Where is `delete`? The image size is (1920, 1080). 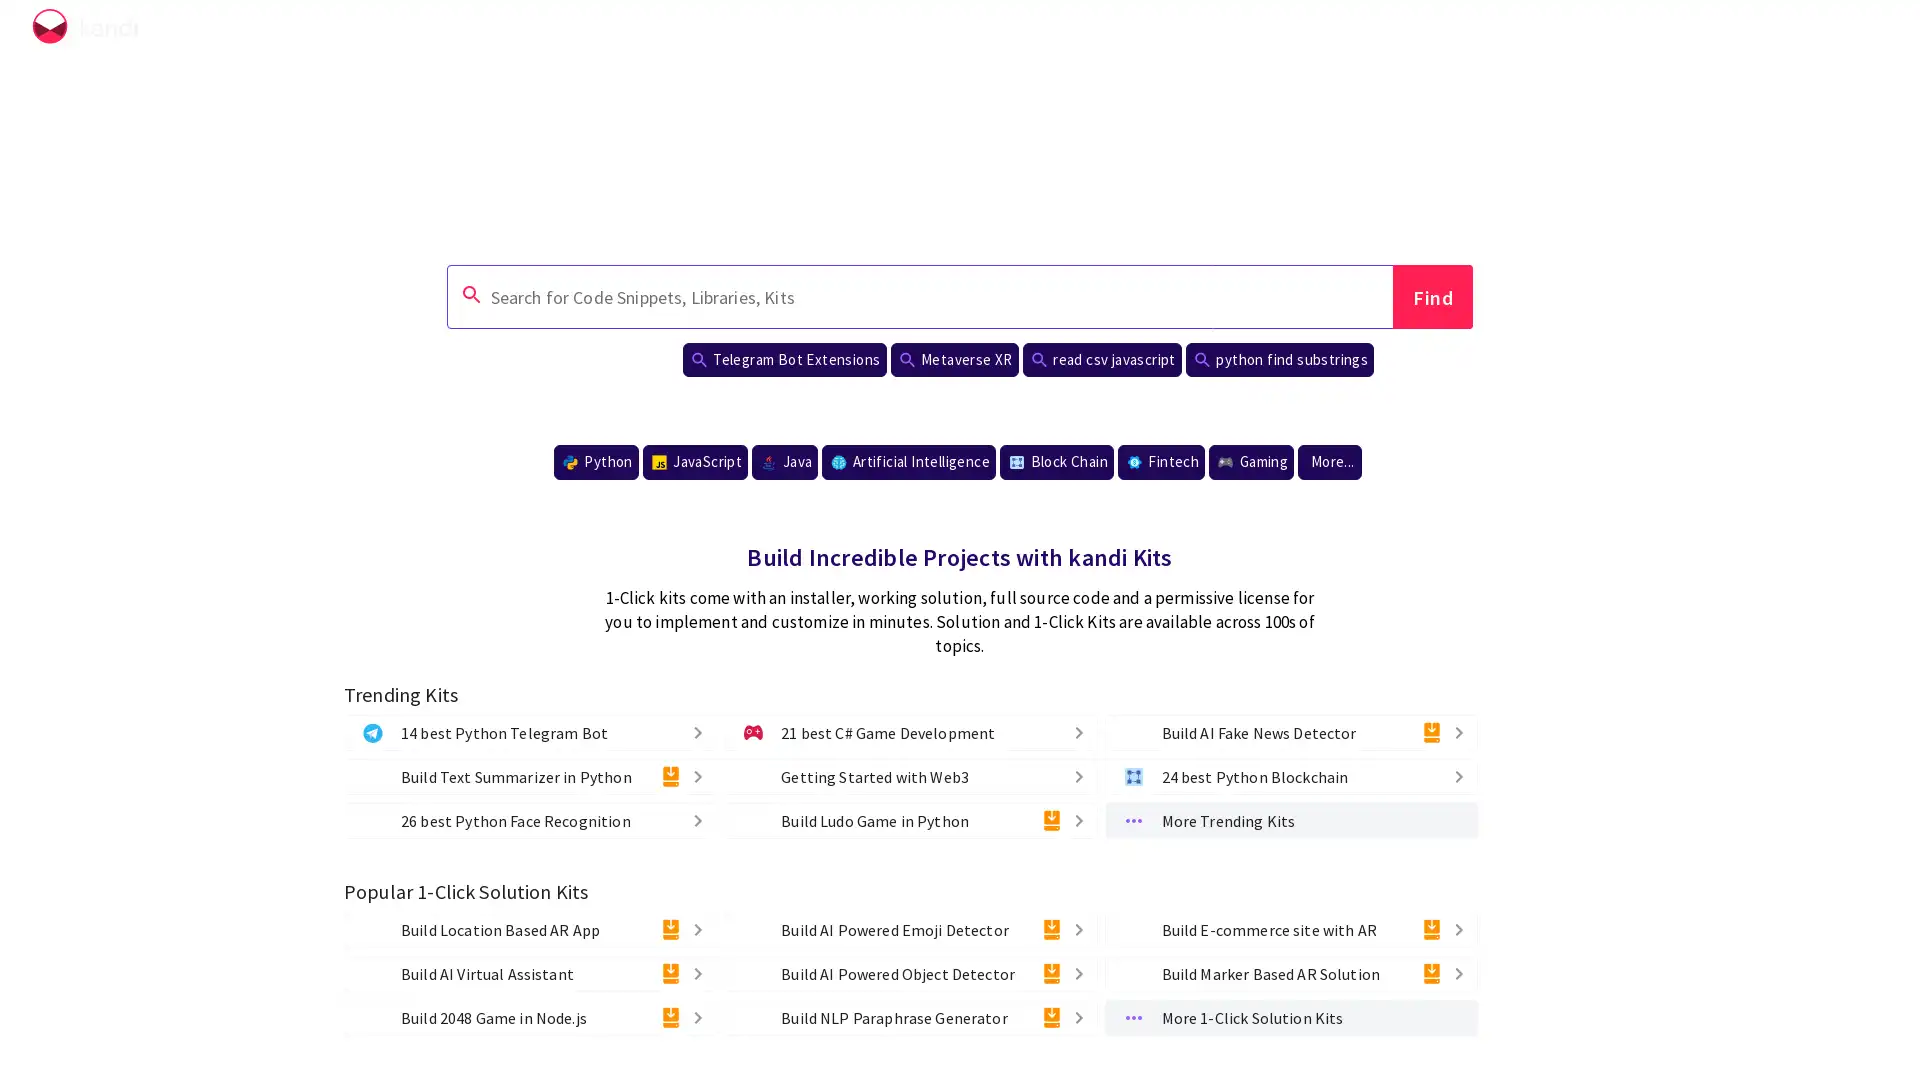 delete is located at coordinates (1429, 971).